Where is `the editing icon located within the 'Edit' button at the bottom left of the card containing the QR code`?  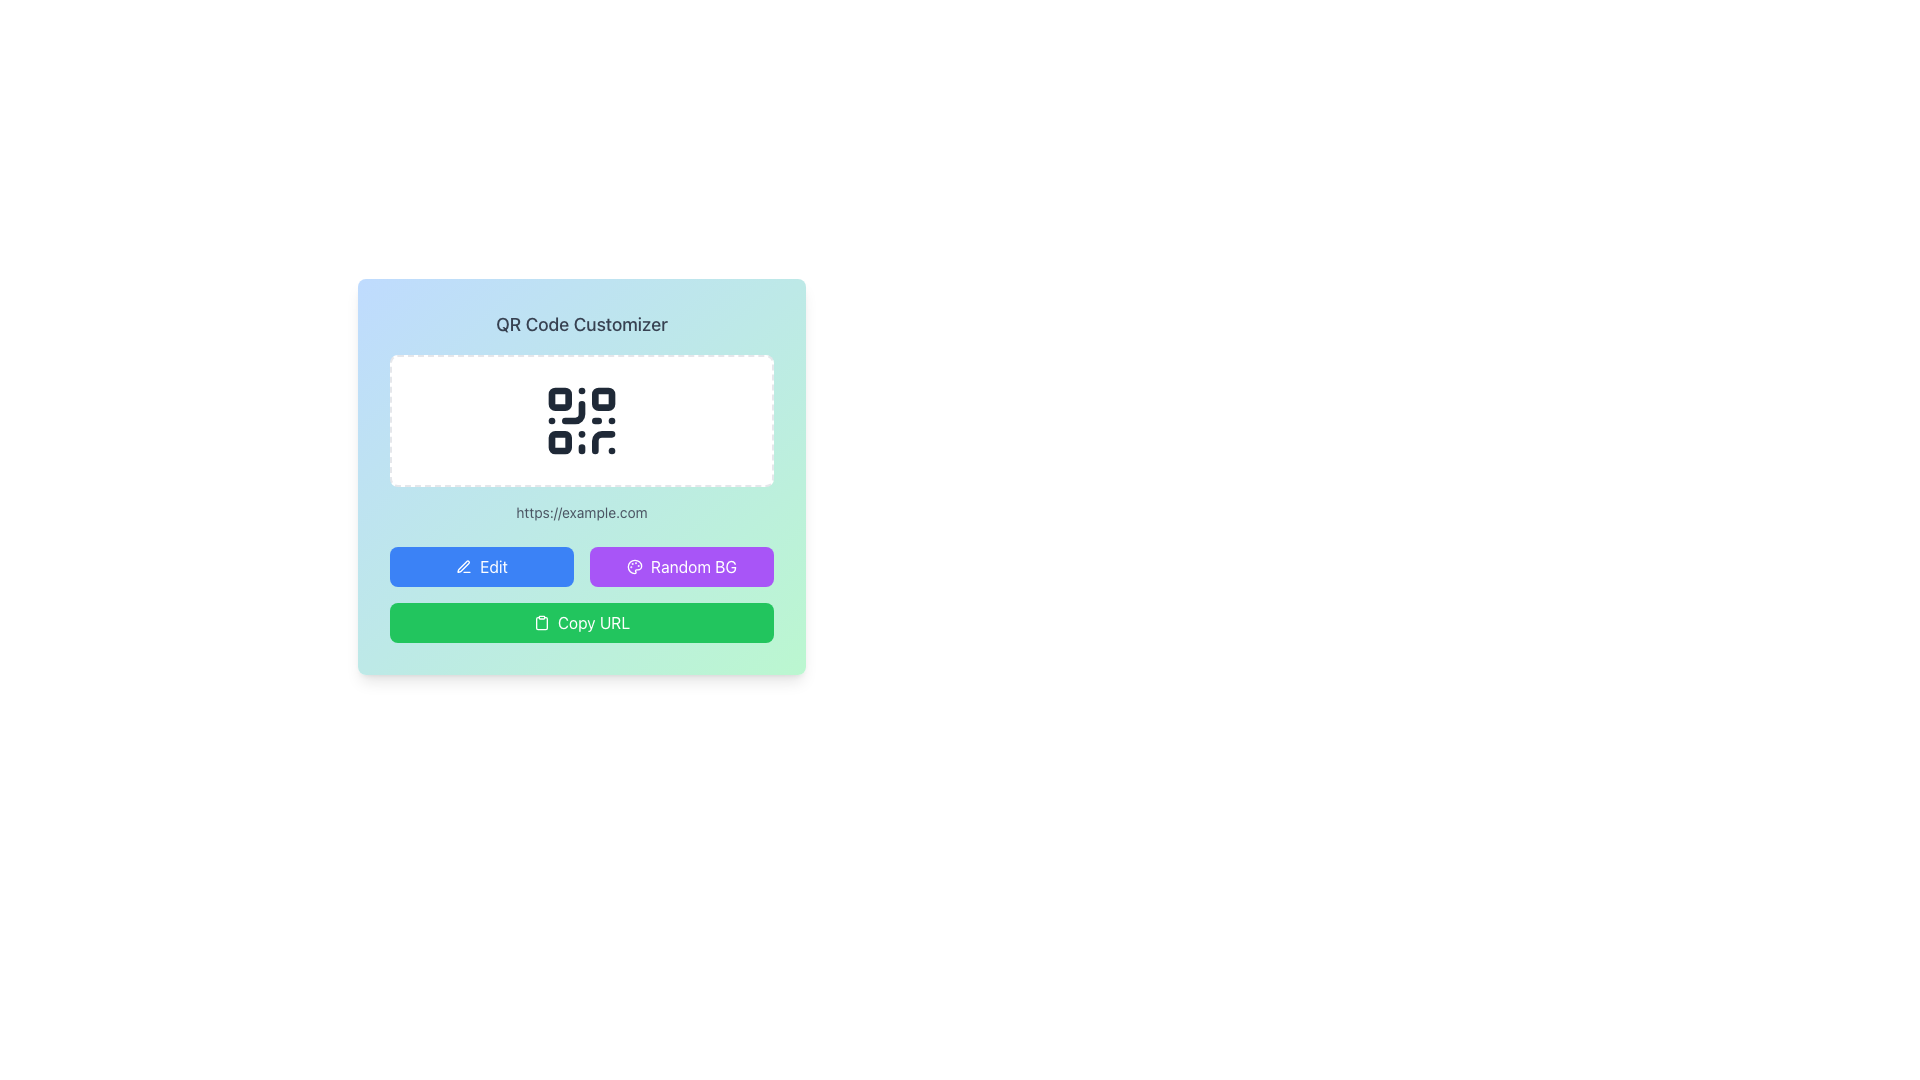 the editing icon located within the 'Edit' button at the bottom left of the card containing the QR code is located at coordinates (463, 567).